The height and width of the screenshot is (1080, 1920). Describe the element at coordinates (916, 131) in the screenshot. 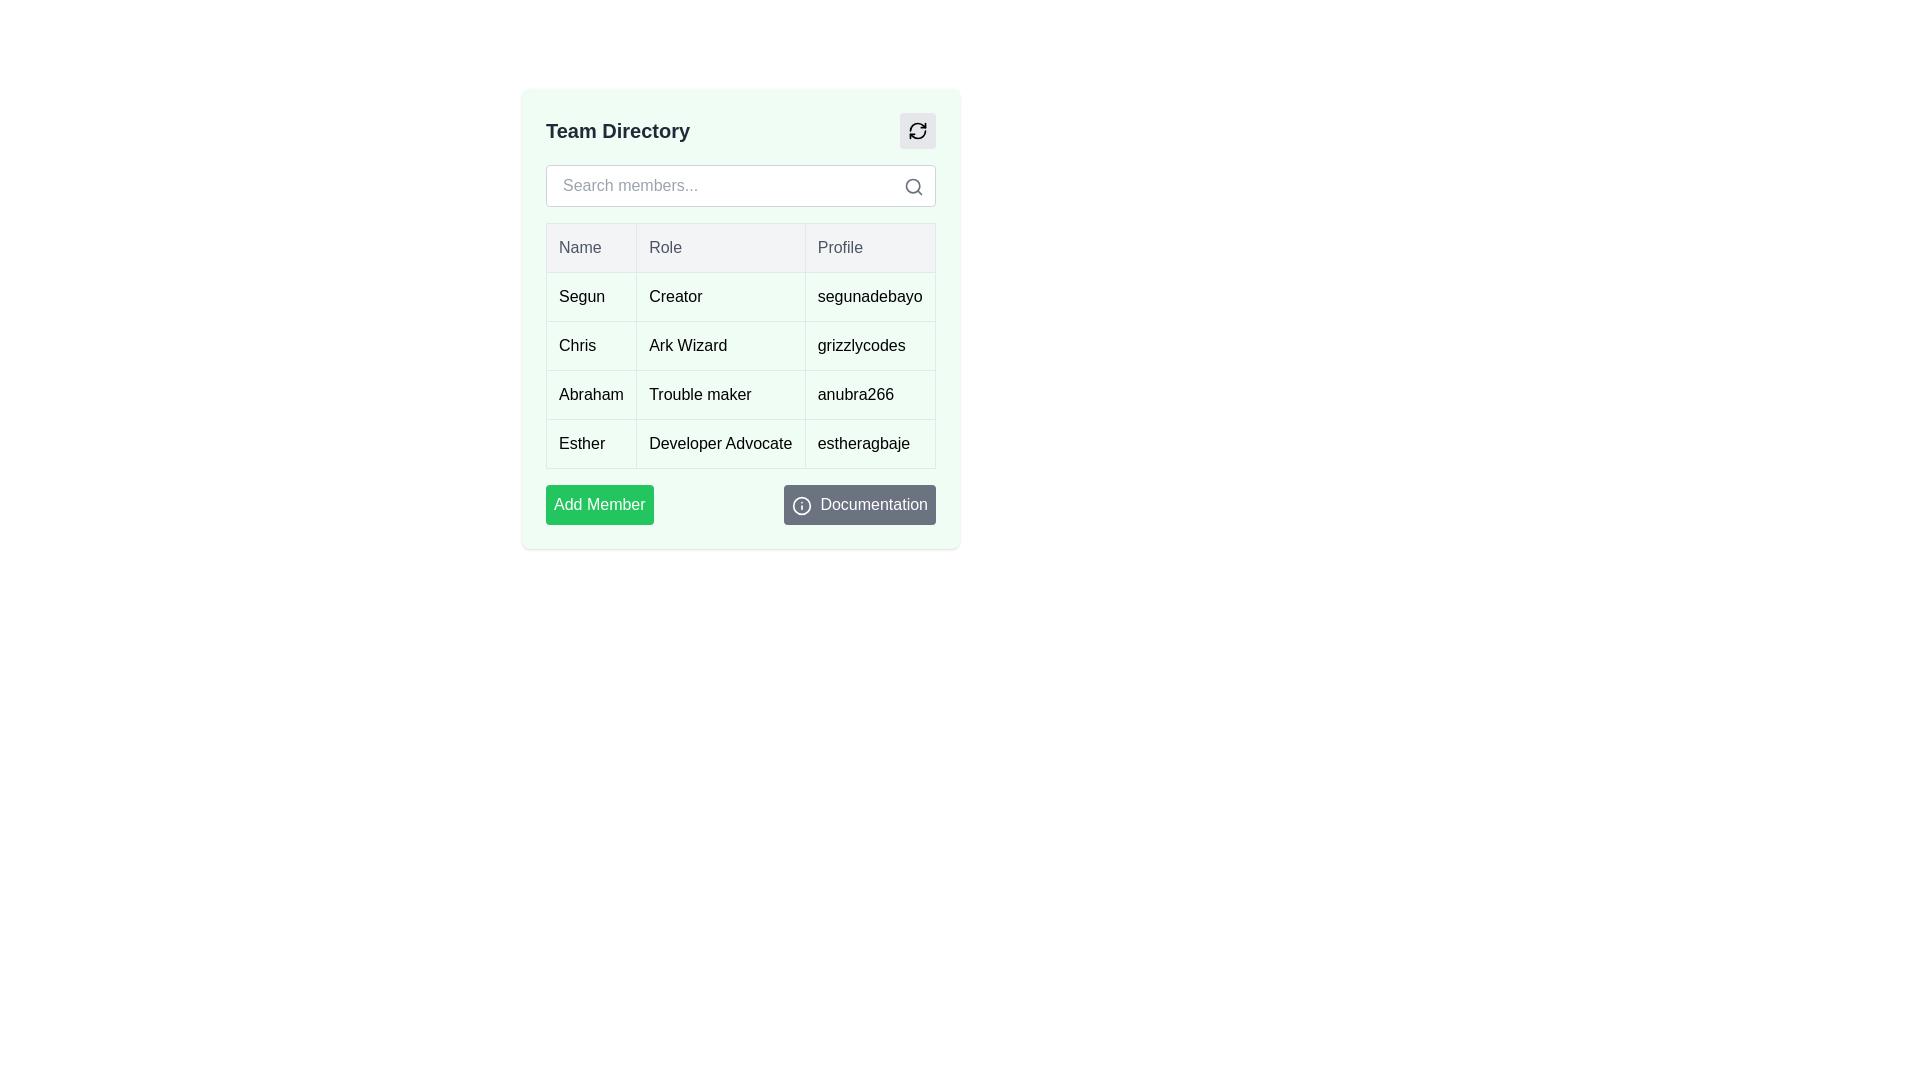

I see `the circular refresh button located in the top-right corner of the 'Team Directory' section` at that location.